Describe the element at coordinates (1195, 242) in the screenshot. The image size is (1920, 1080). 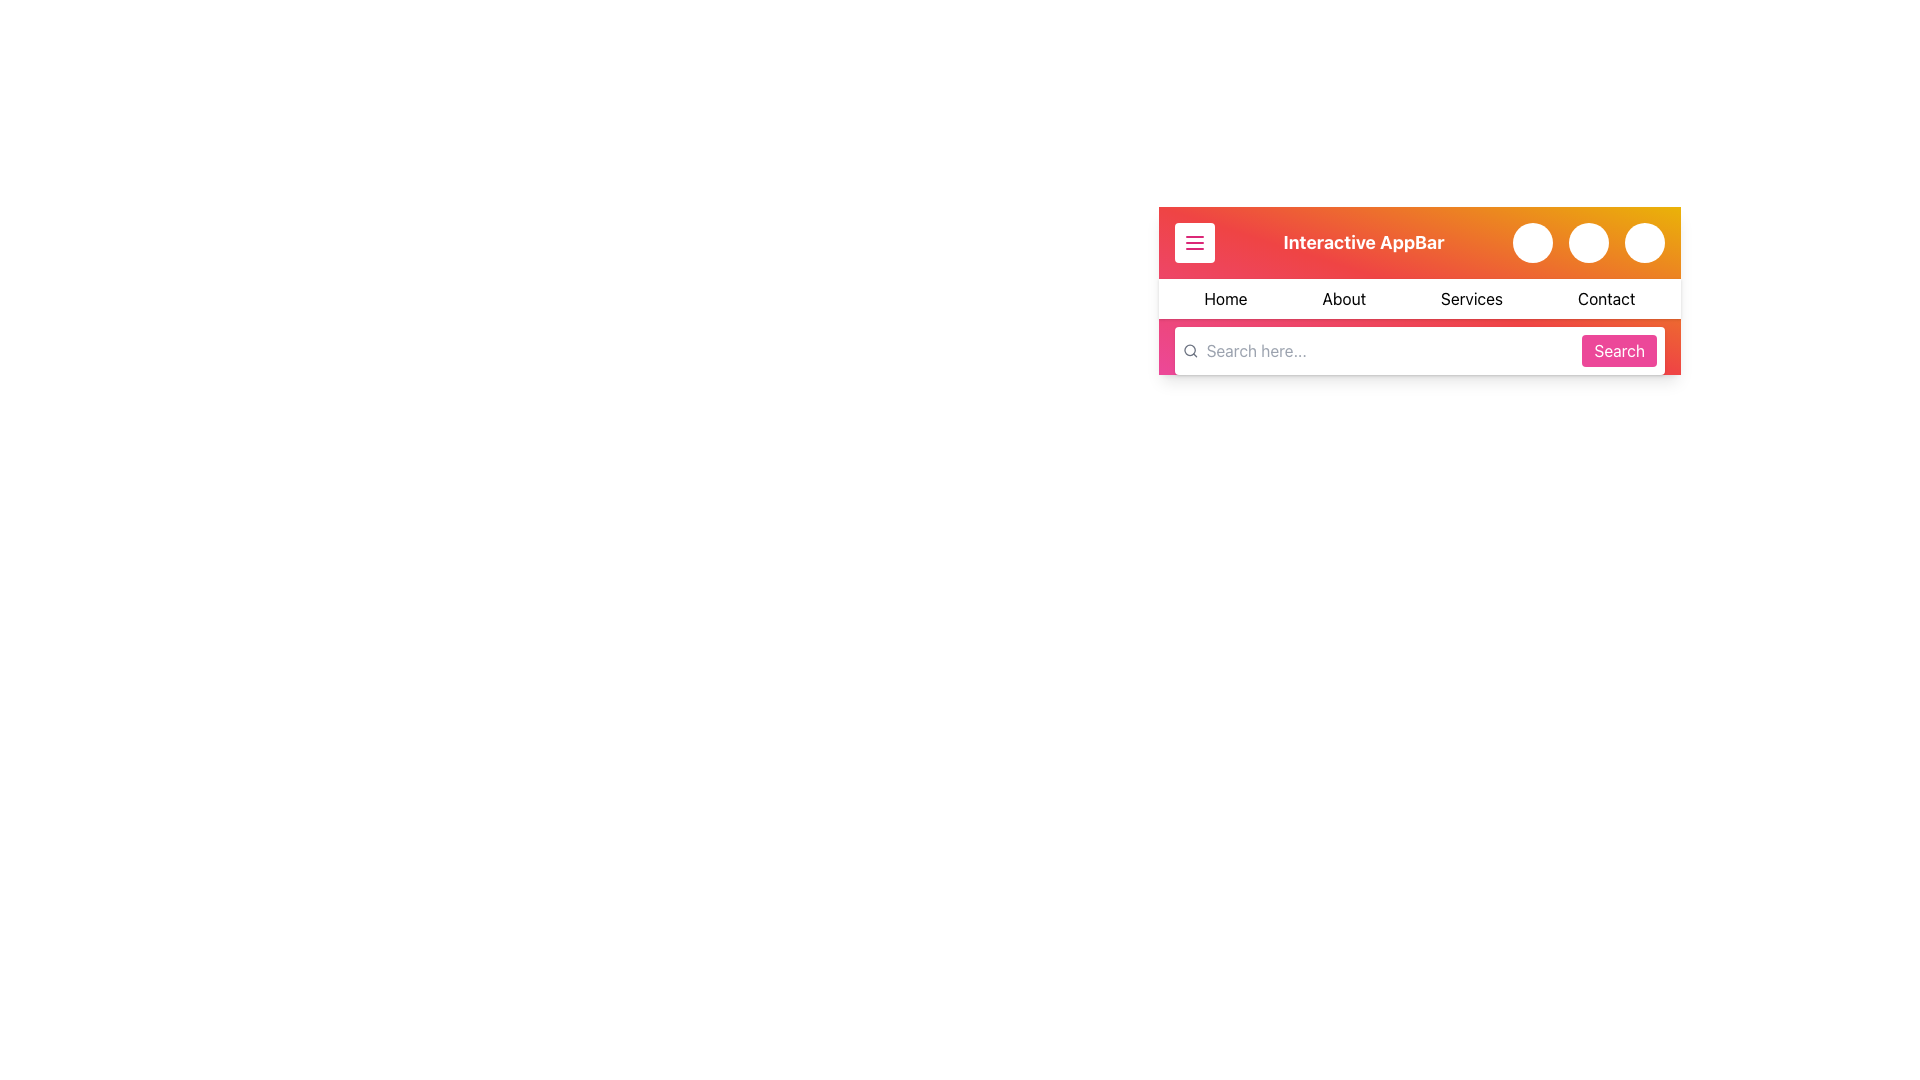
I see `the menu toggle button located at the top left corner of the application bar` at that location.